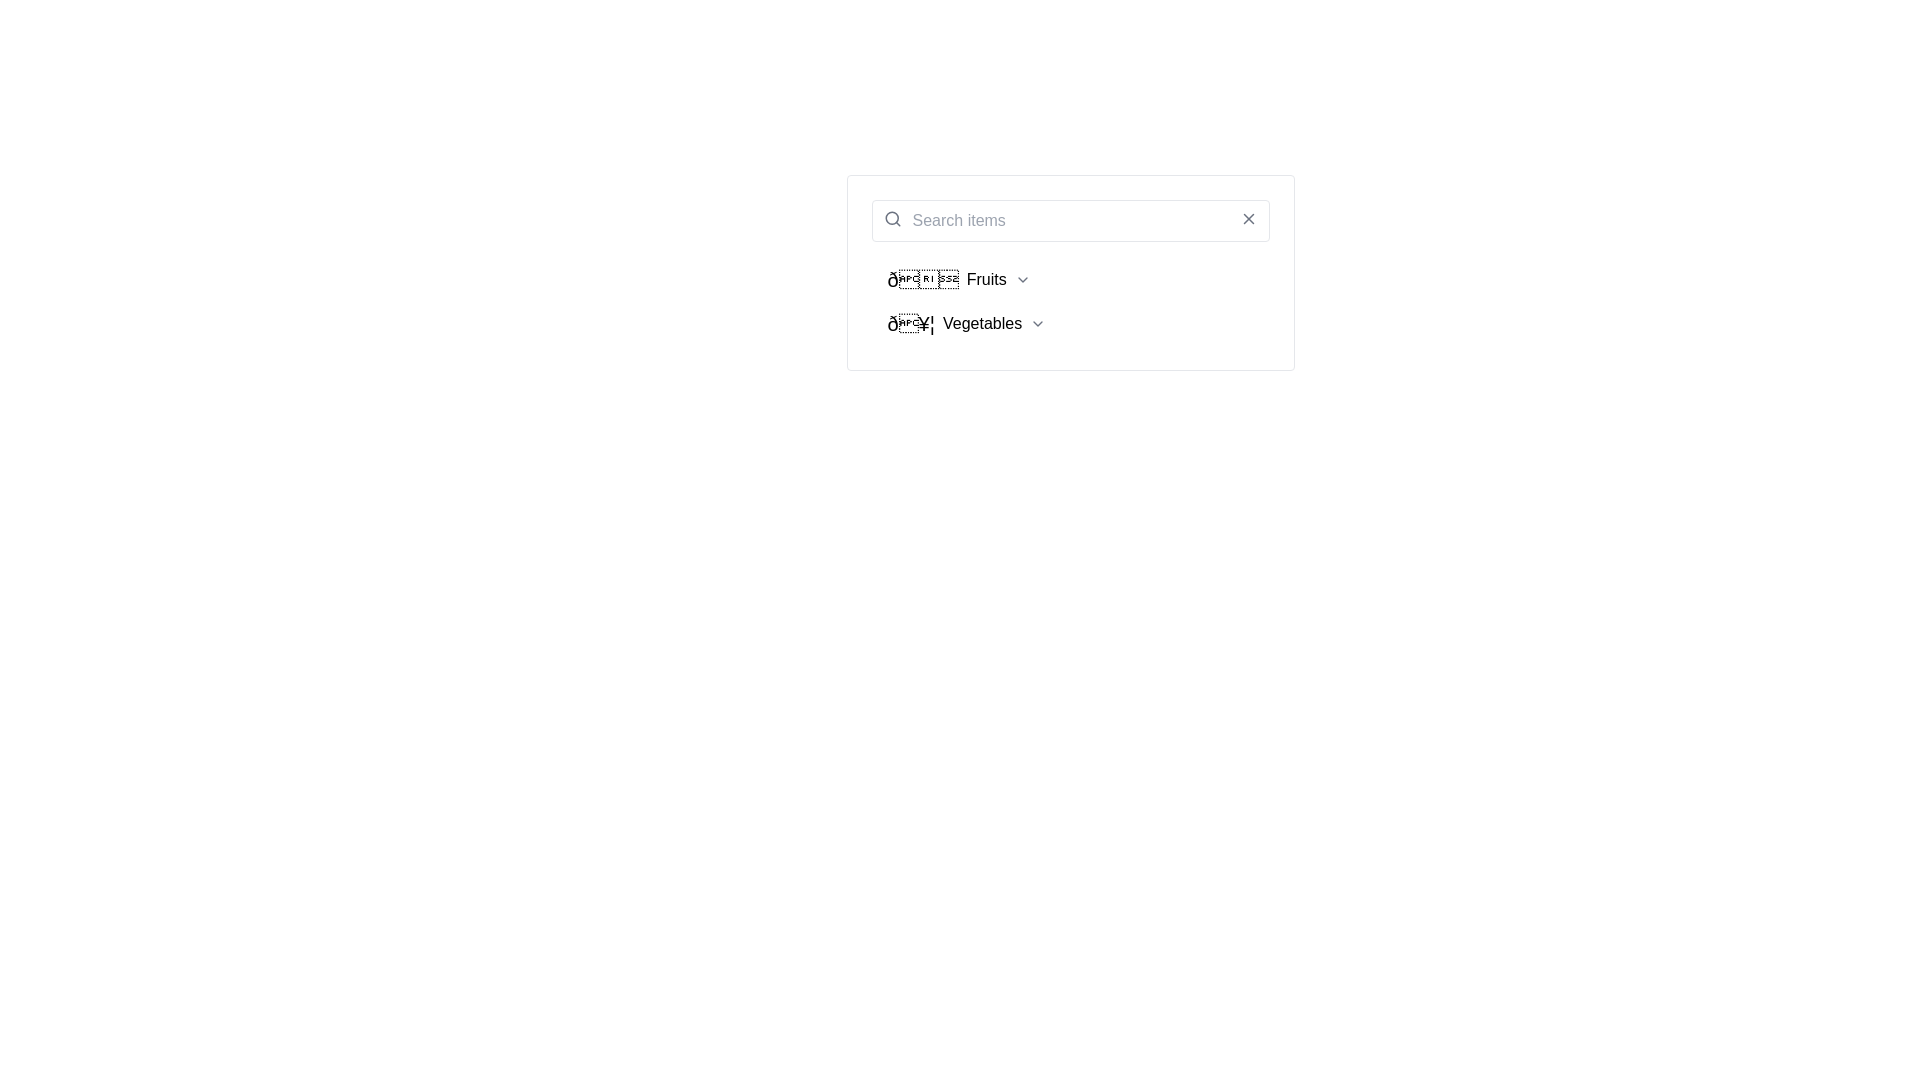 The height and width of the screenshot is (1080, 1920). What do you see at coordinates (982, 323) in the screenshot?
I see `label text 'Vegetables' displayed in the center of the menu option, which is part of a vertical menu structure and indicates actions related to vegetables` at bounding box center [982, 323].